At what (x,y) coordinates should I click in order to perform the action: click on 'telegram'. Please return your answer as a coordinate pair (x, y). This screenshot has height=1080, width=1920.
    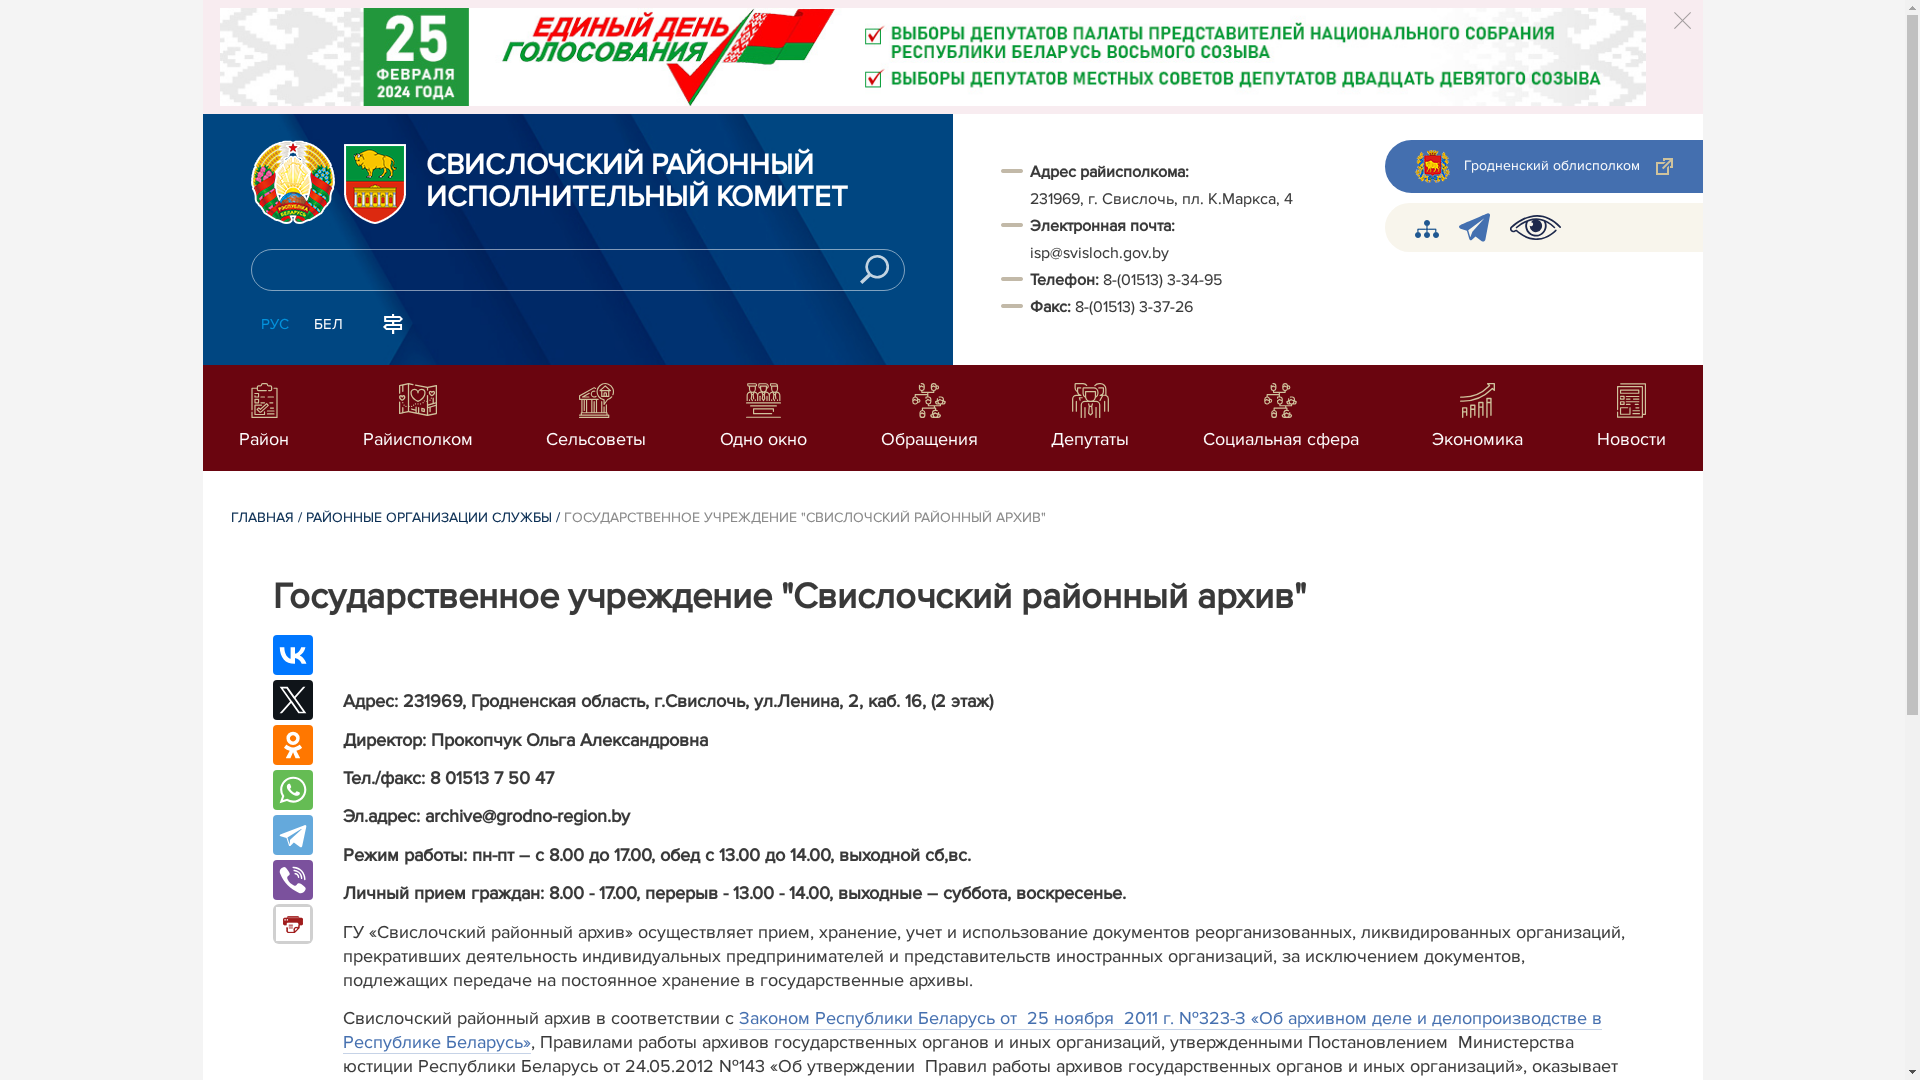
    Looking at the image, I should click on (1458, 226).